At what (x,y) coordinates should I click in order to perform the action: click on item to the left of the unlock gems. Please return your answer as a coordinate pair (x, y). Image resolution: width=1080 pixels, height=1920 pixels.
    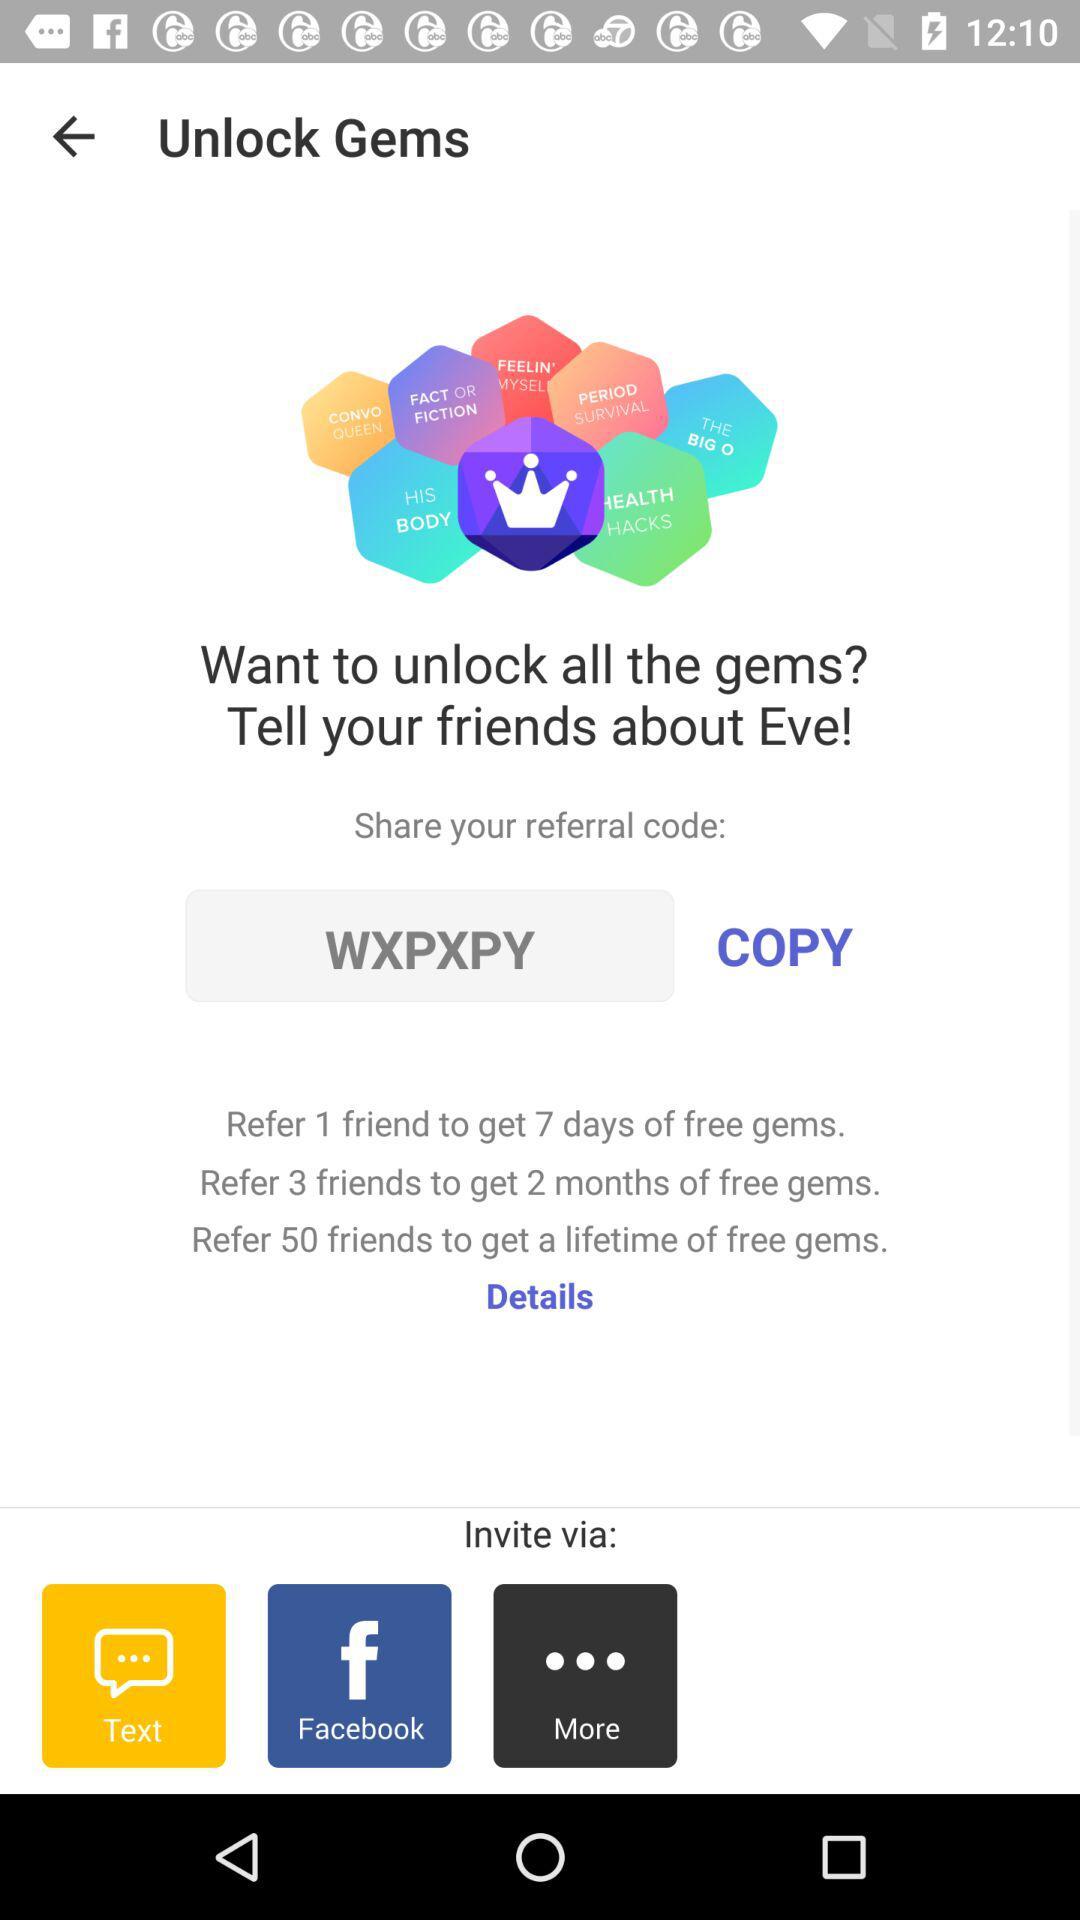
    Looking at the image, I should click on (72, 135).